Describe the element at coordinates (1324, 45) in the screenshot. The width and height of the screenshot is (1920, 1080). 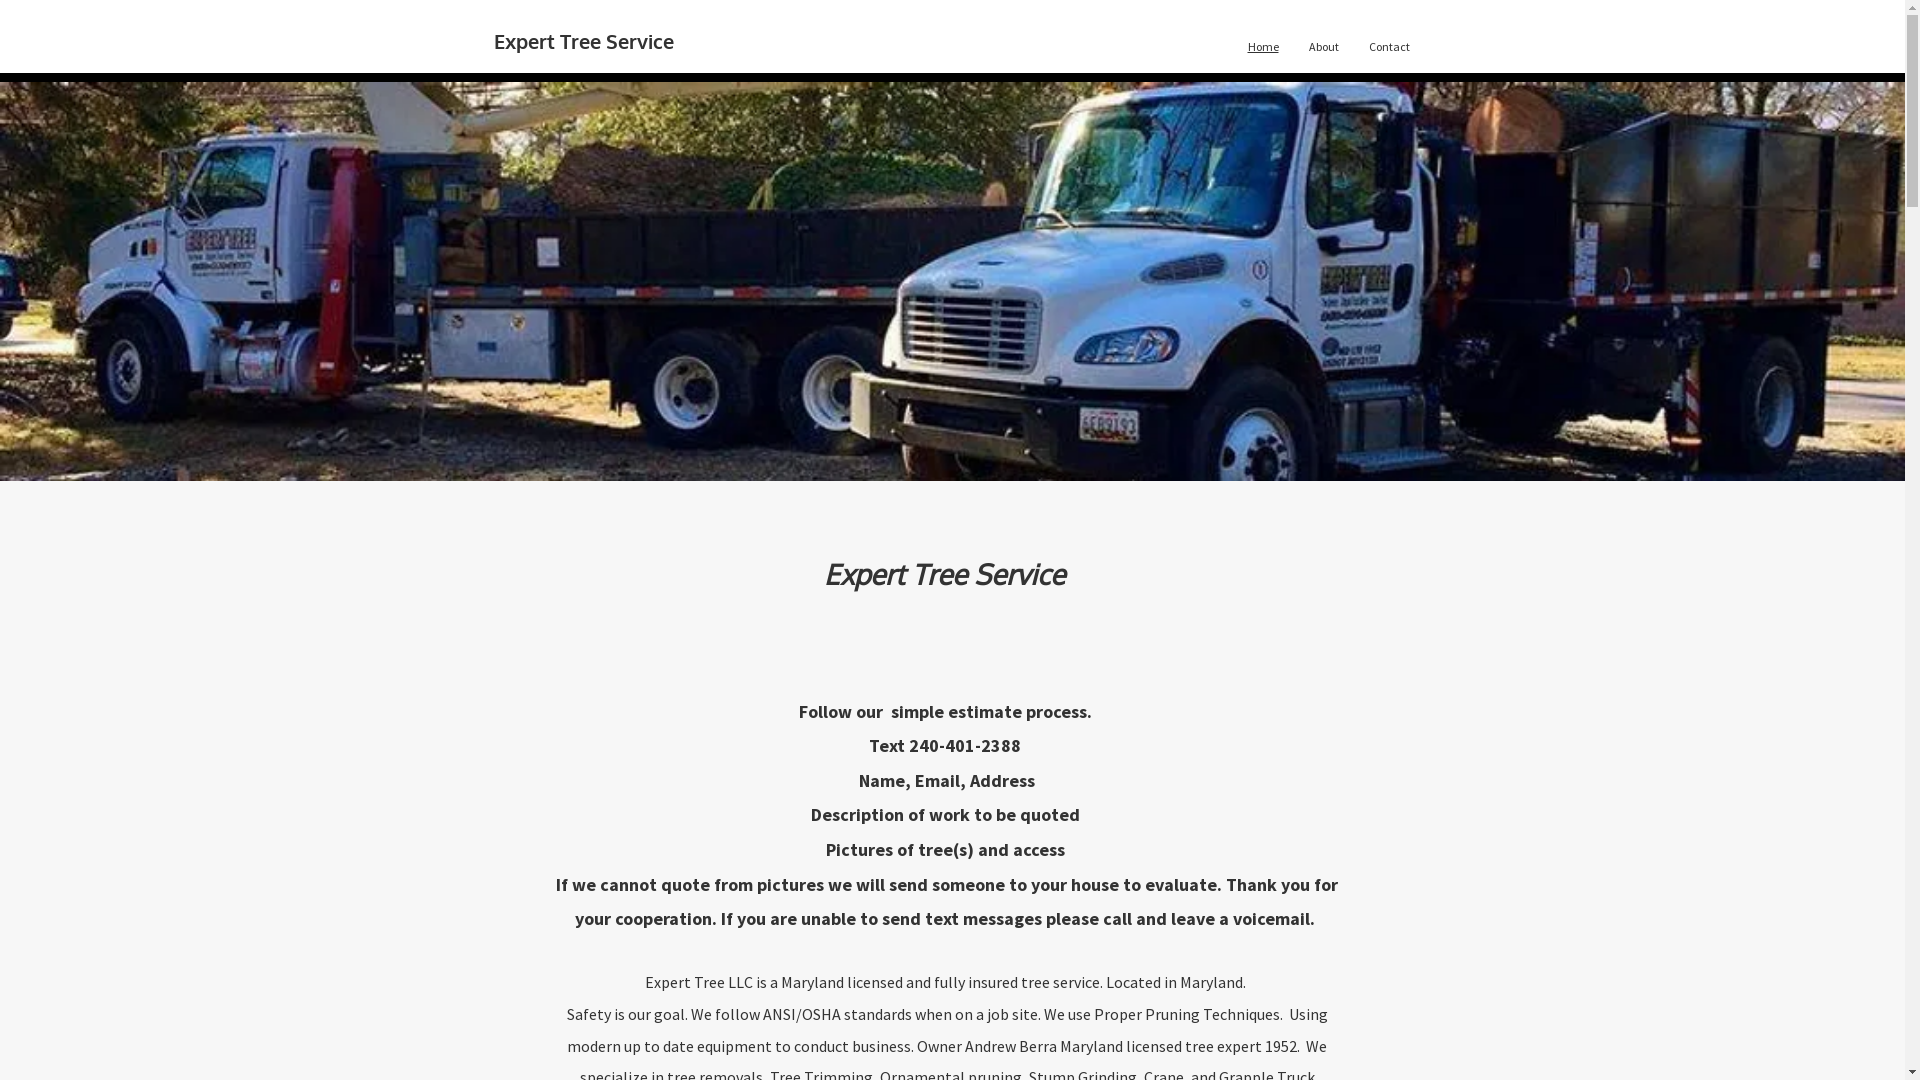
I see `'About'` at that location.